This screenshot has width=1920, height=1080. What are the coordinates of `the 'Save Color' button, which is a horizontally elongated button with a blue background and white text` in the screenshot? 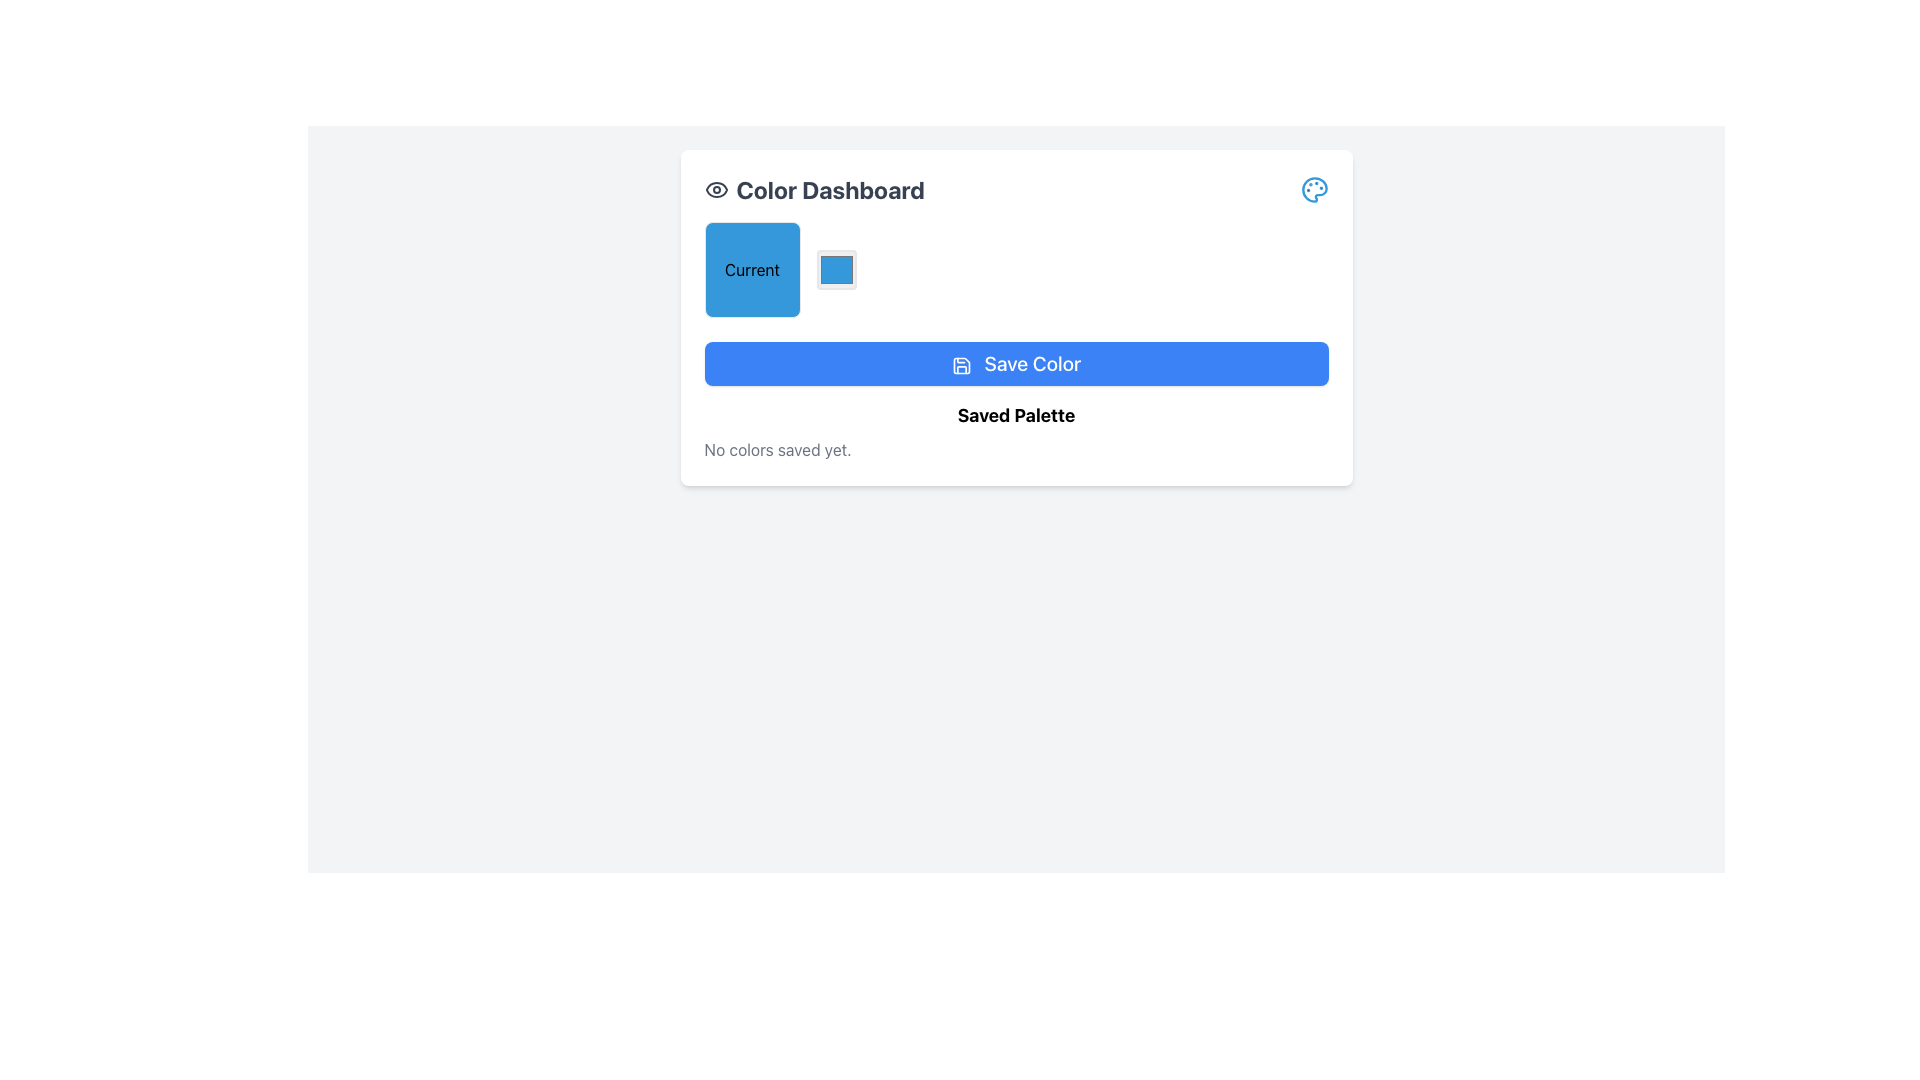 It's located at (1016, 363).